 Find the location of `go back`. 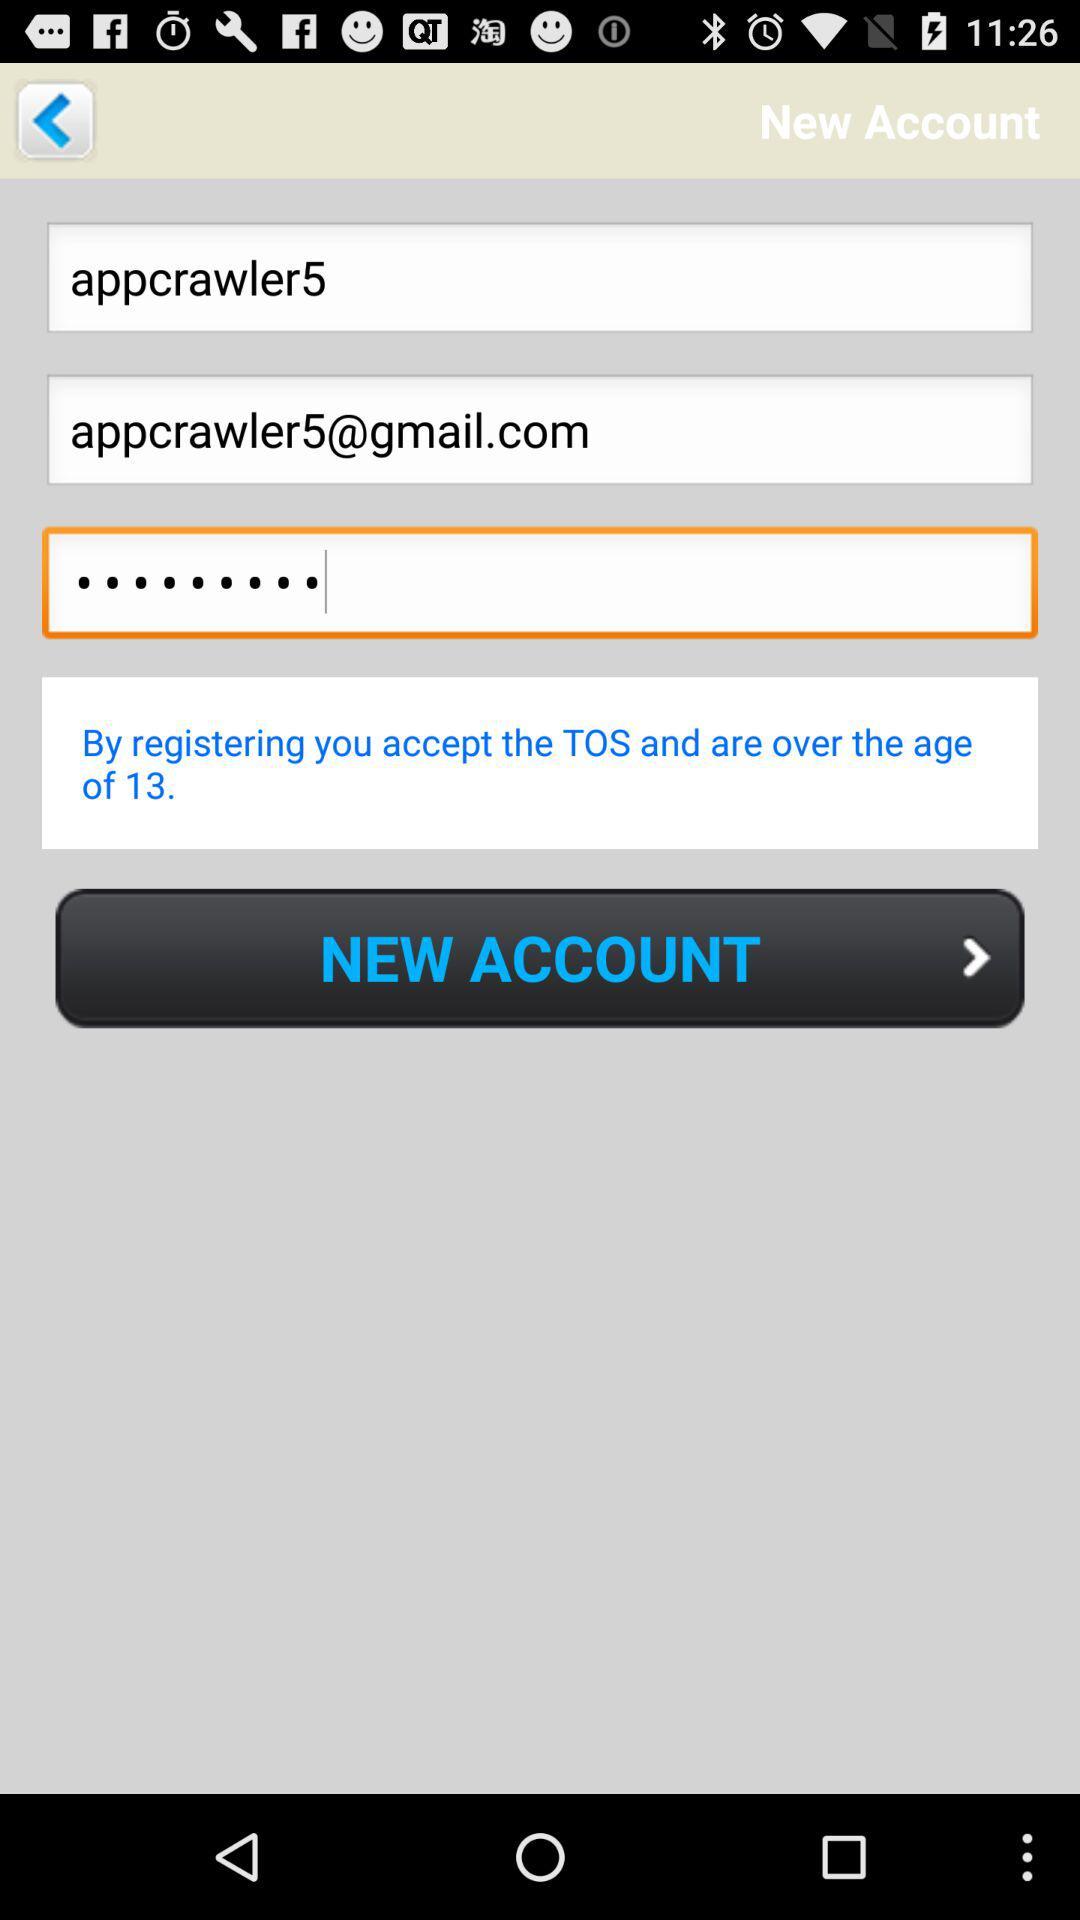

go back is located at coordinates (54, 119).